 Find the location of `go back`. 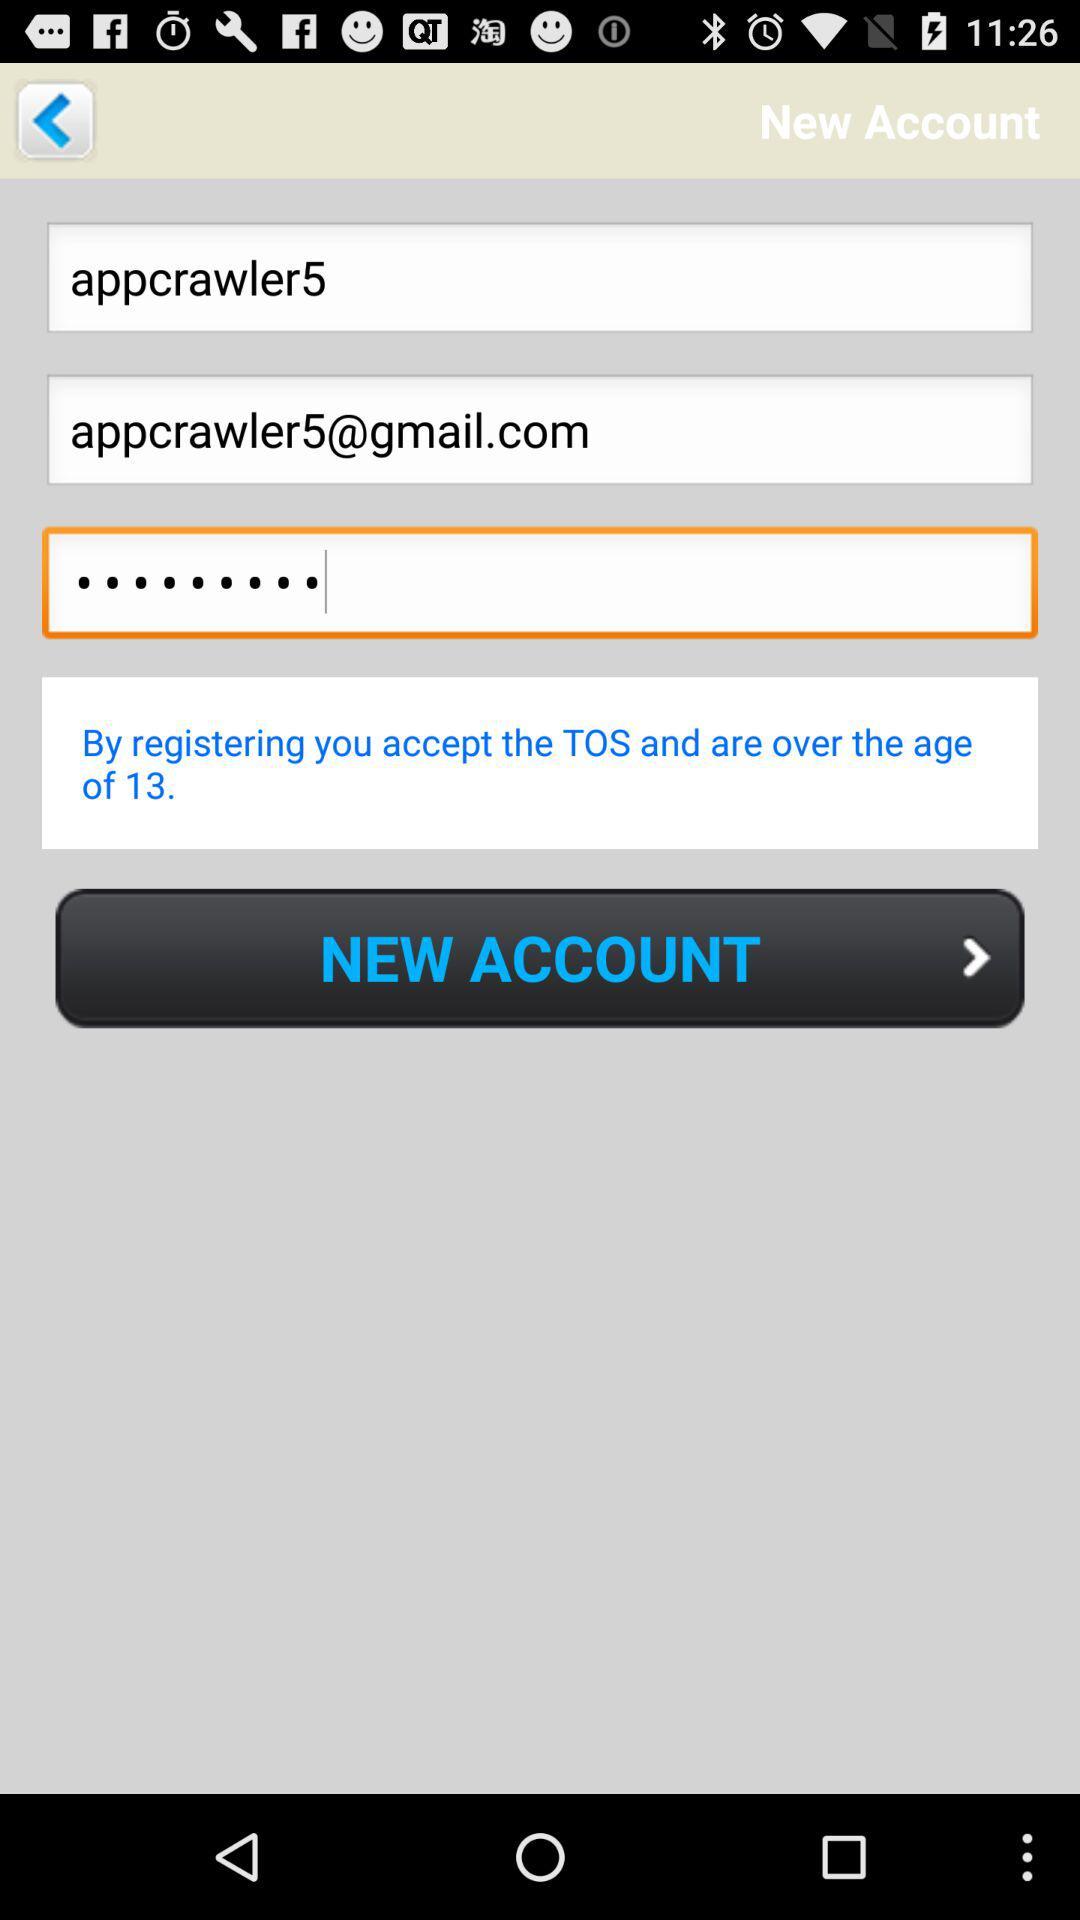

go back is located at coordinates (54, 119).